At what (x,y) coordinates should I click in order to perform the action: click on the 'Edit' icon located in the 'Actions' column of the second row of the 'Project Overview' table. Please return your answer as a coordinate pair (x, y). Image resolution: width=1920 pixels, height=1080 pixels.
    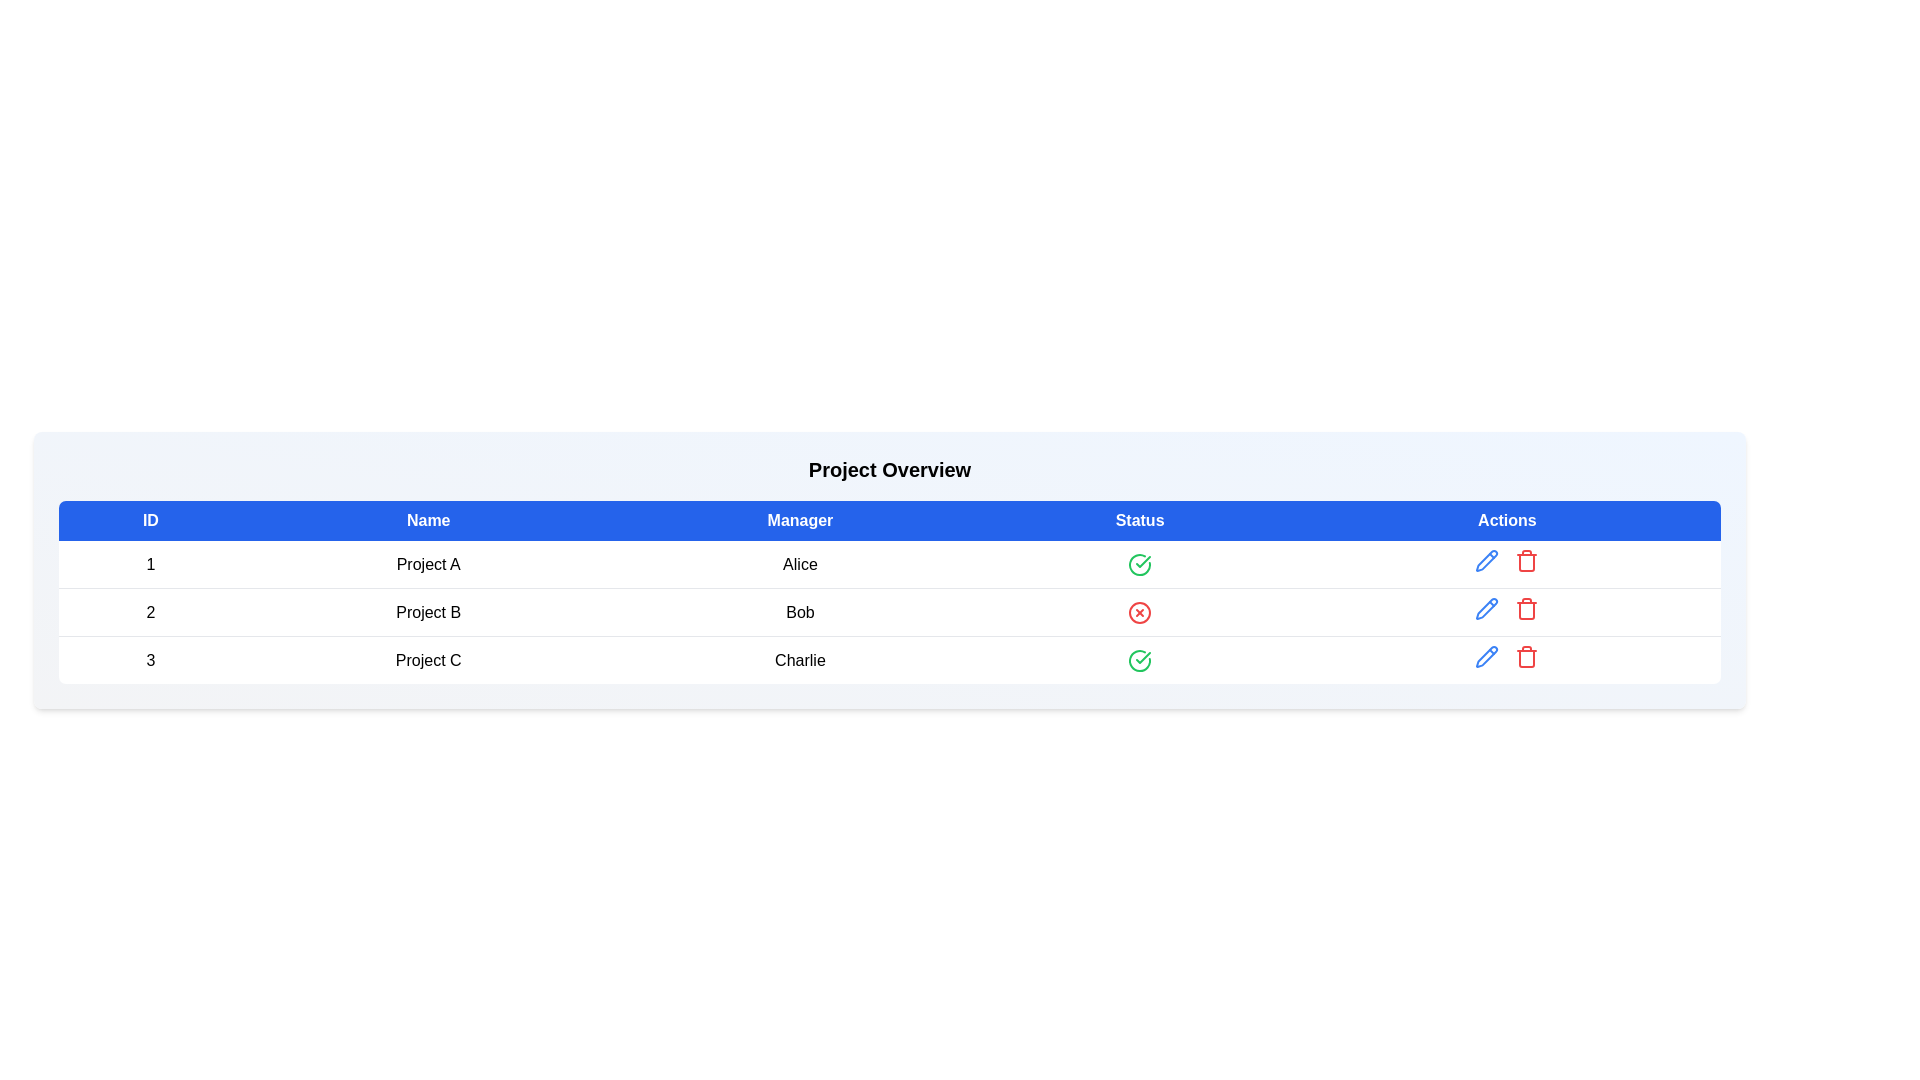
    Looking at the image, I should click on (1487, 608).